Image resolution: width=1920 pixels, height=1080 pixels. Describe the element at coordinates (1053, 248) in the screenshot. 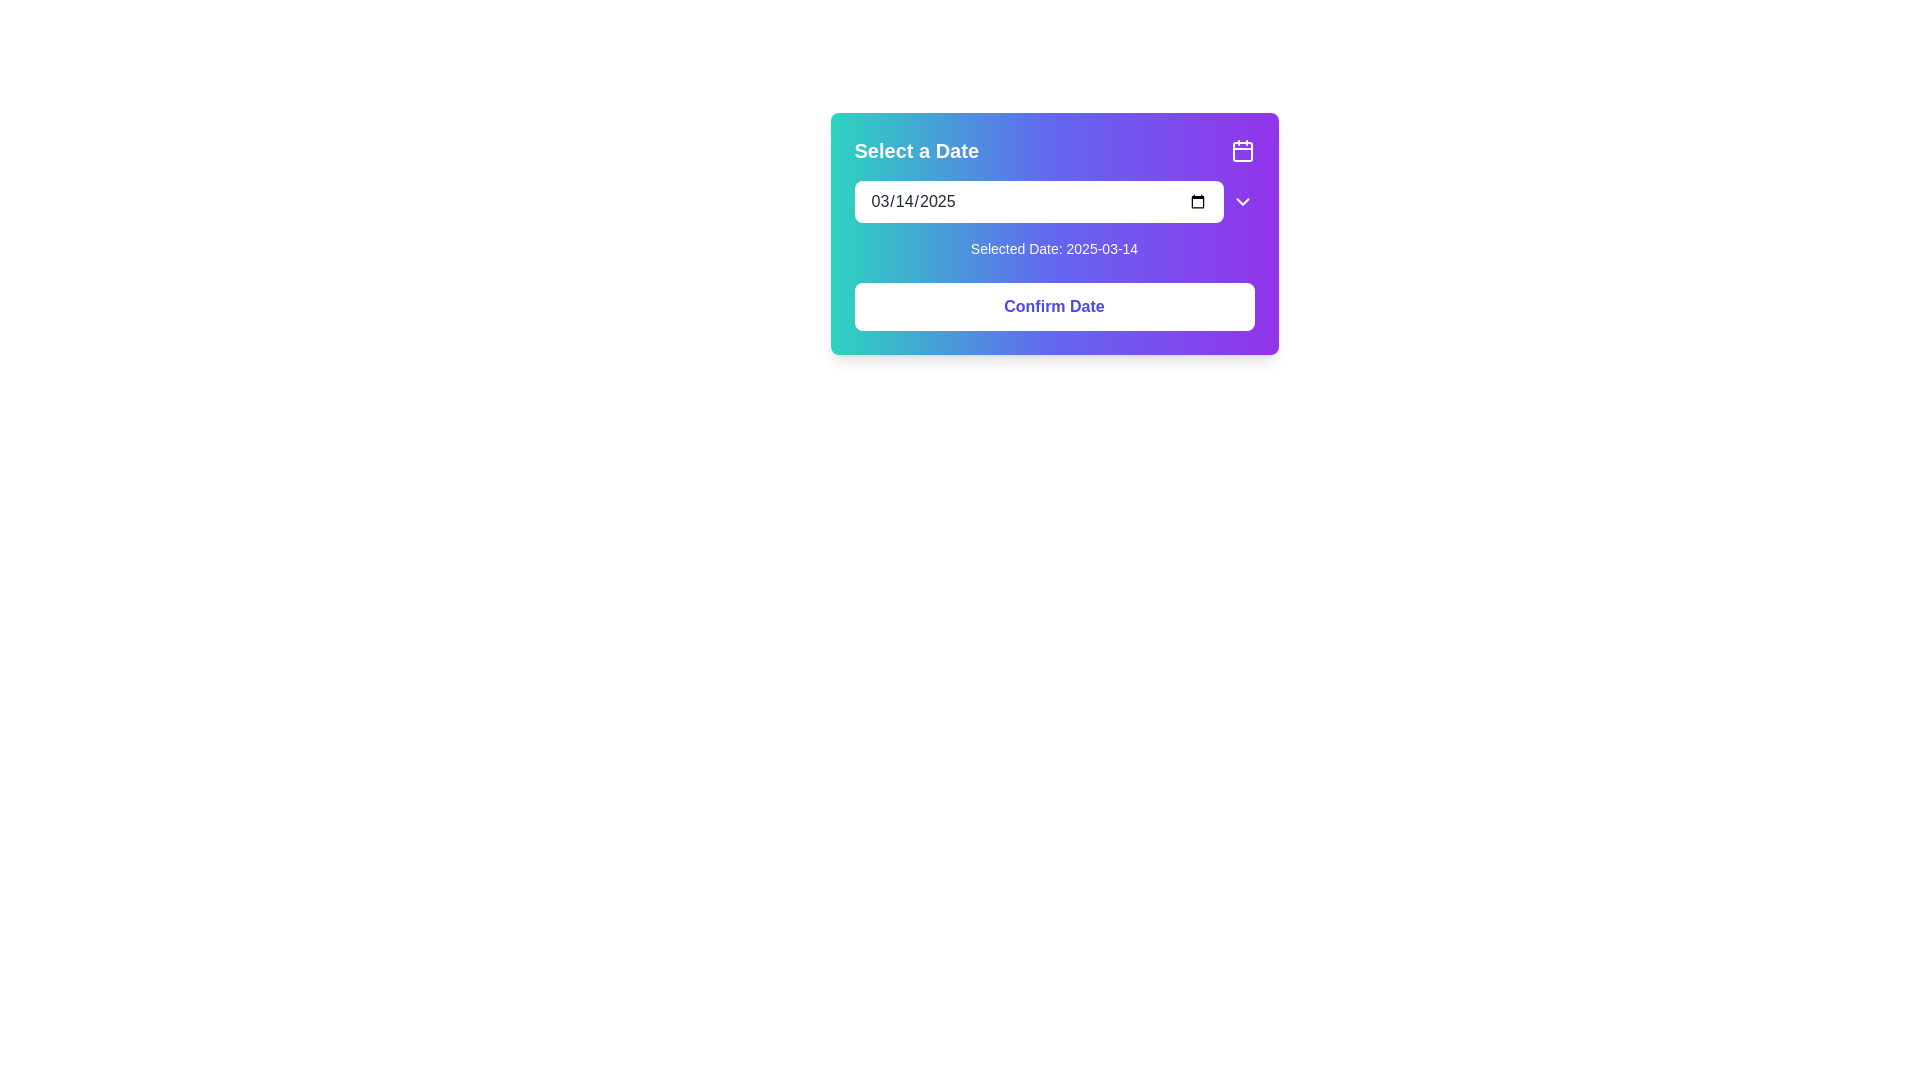

I see `the text label displaying 'Selected Date: 2025-03-14' which is styled in a small font and aligned center within the 'Select a Date' popup card` at that location.